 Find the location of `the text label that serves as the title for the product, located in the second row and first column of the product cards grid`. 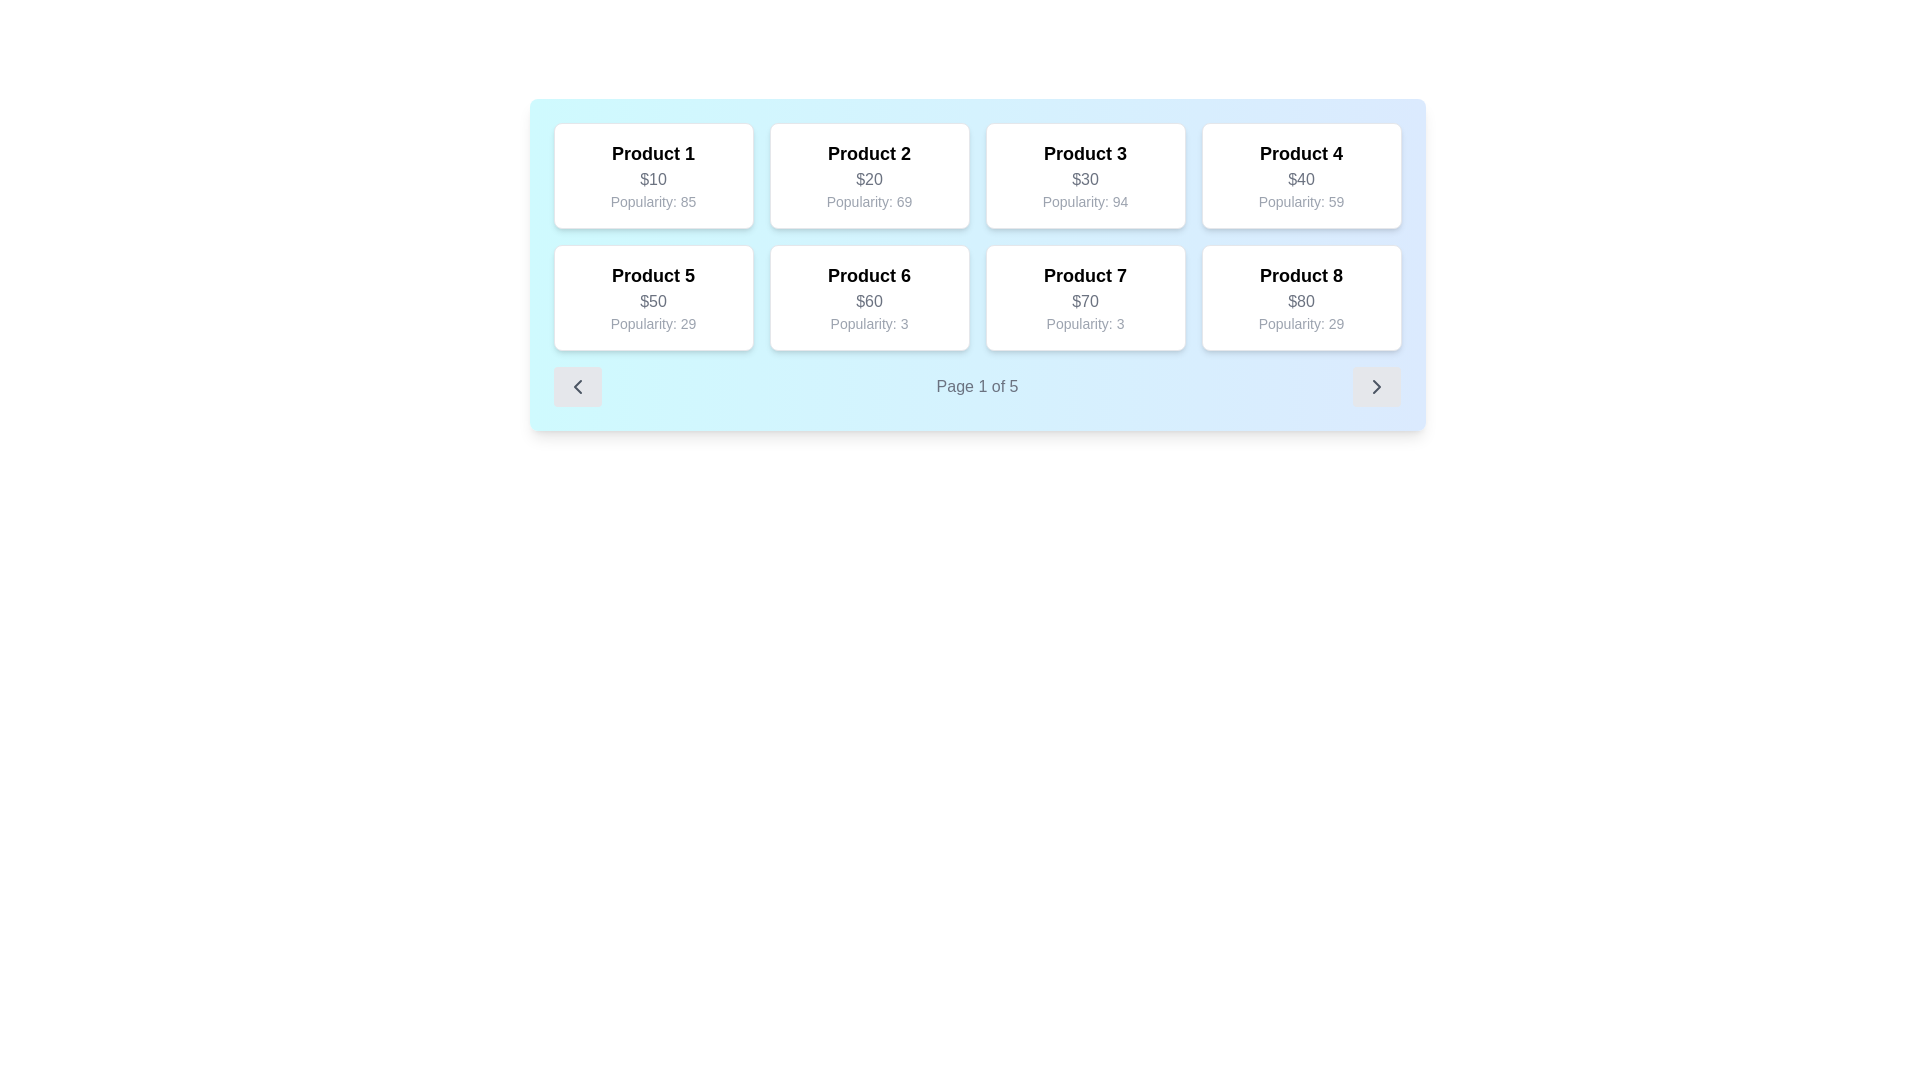

the text label that serves as the title for the product, located in the second row and first column of the product cards grid is located at coordinates (653, 276).